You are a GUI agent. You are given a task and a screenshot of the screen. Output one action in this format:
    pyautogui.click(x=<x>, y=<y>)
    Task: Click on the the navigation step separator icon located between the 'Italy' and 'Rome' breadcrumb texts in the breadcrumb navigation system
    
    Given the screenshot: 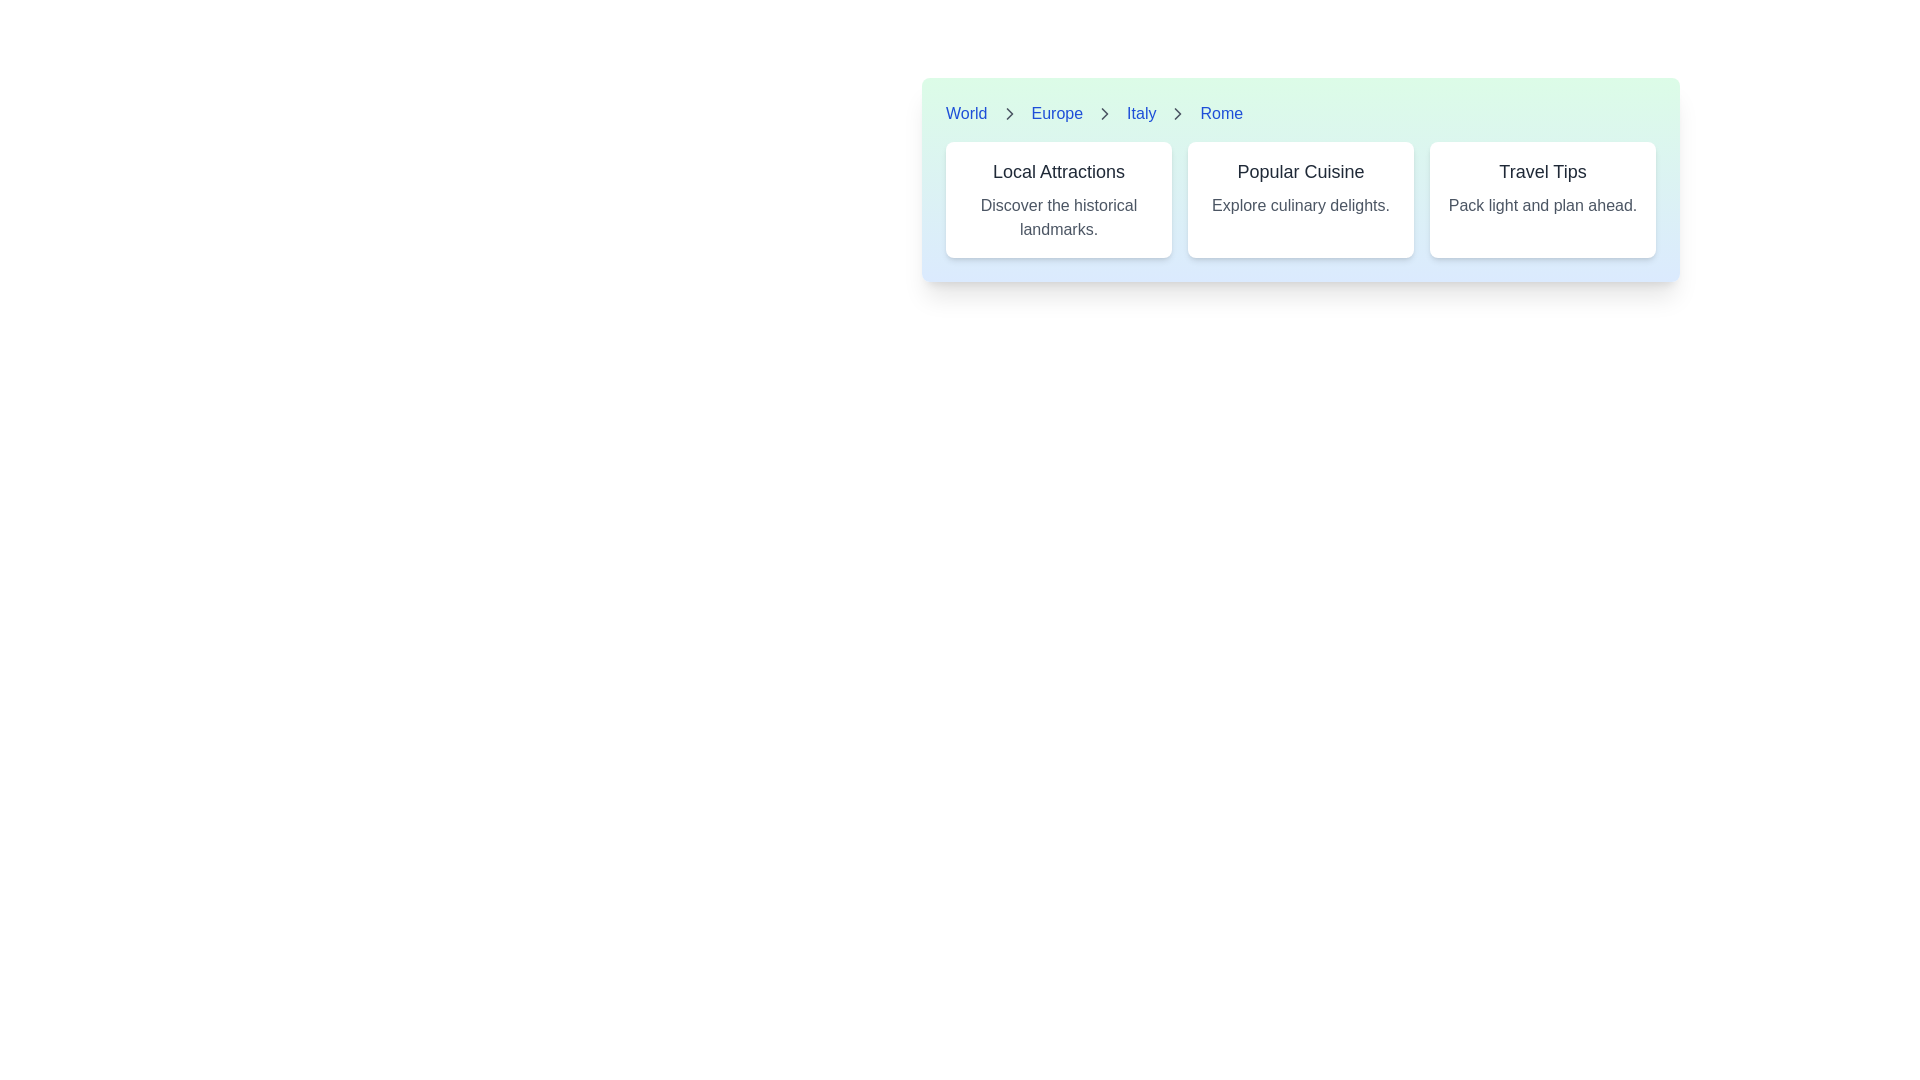 What is the action you would take?
    pyautogui.click(x=1178, y=114)
    